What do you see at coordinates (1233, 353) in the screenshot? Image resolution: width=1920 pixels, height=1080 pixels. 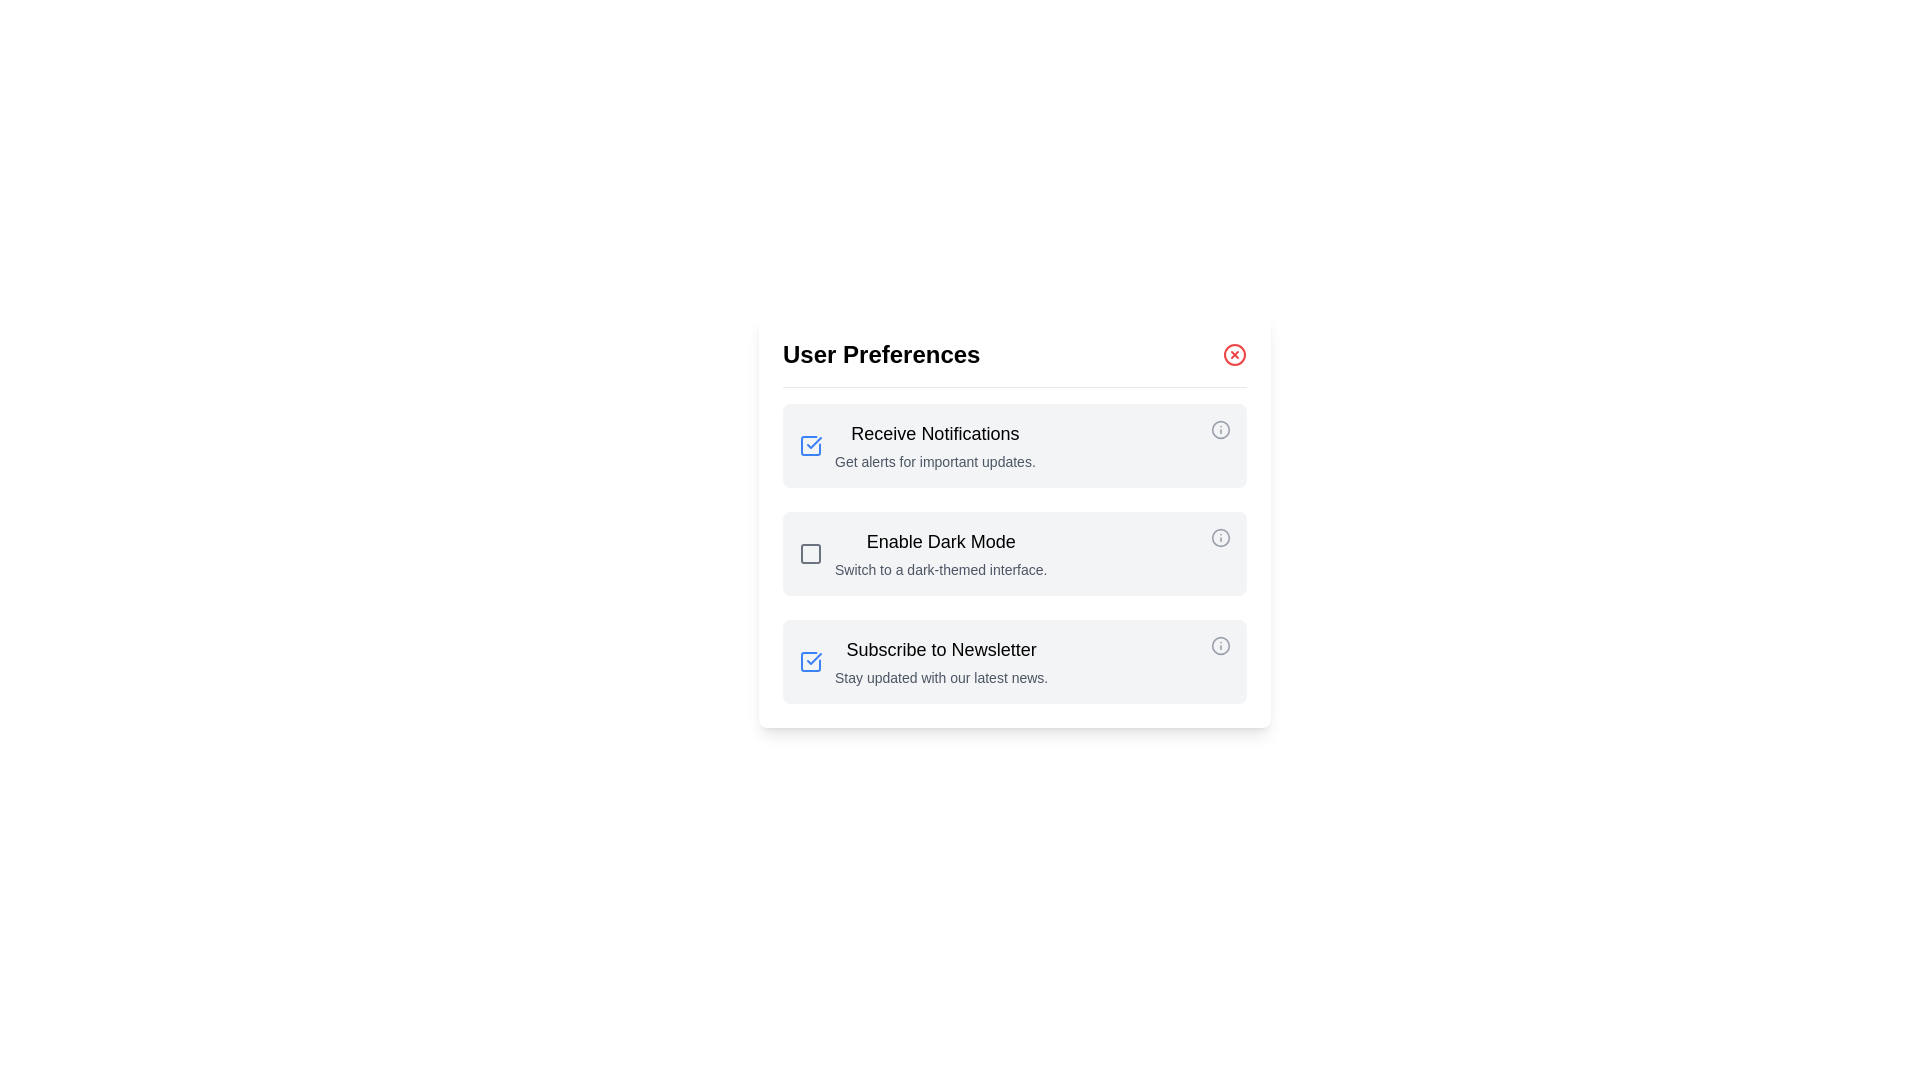 I see `the circular icon with a stylized 'X' located in the top-right corner of the 'User Preferences' card` at bounding box center [1233, 353].